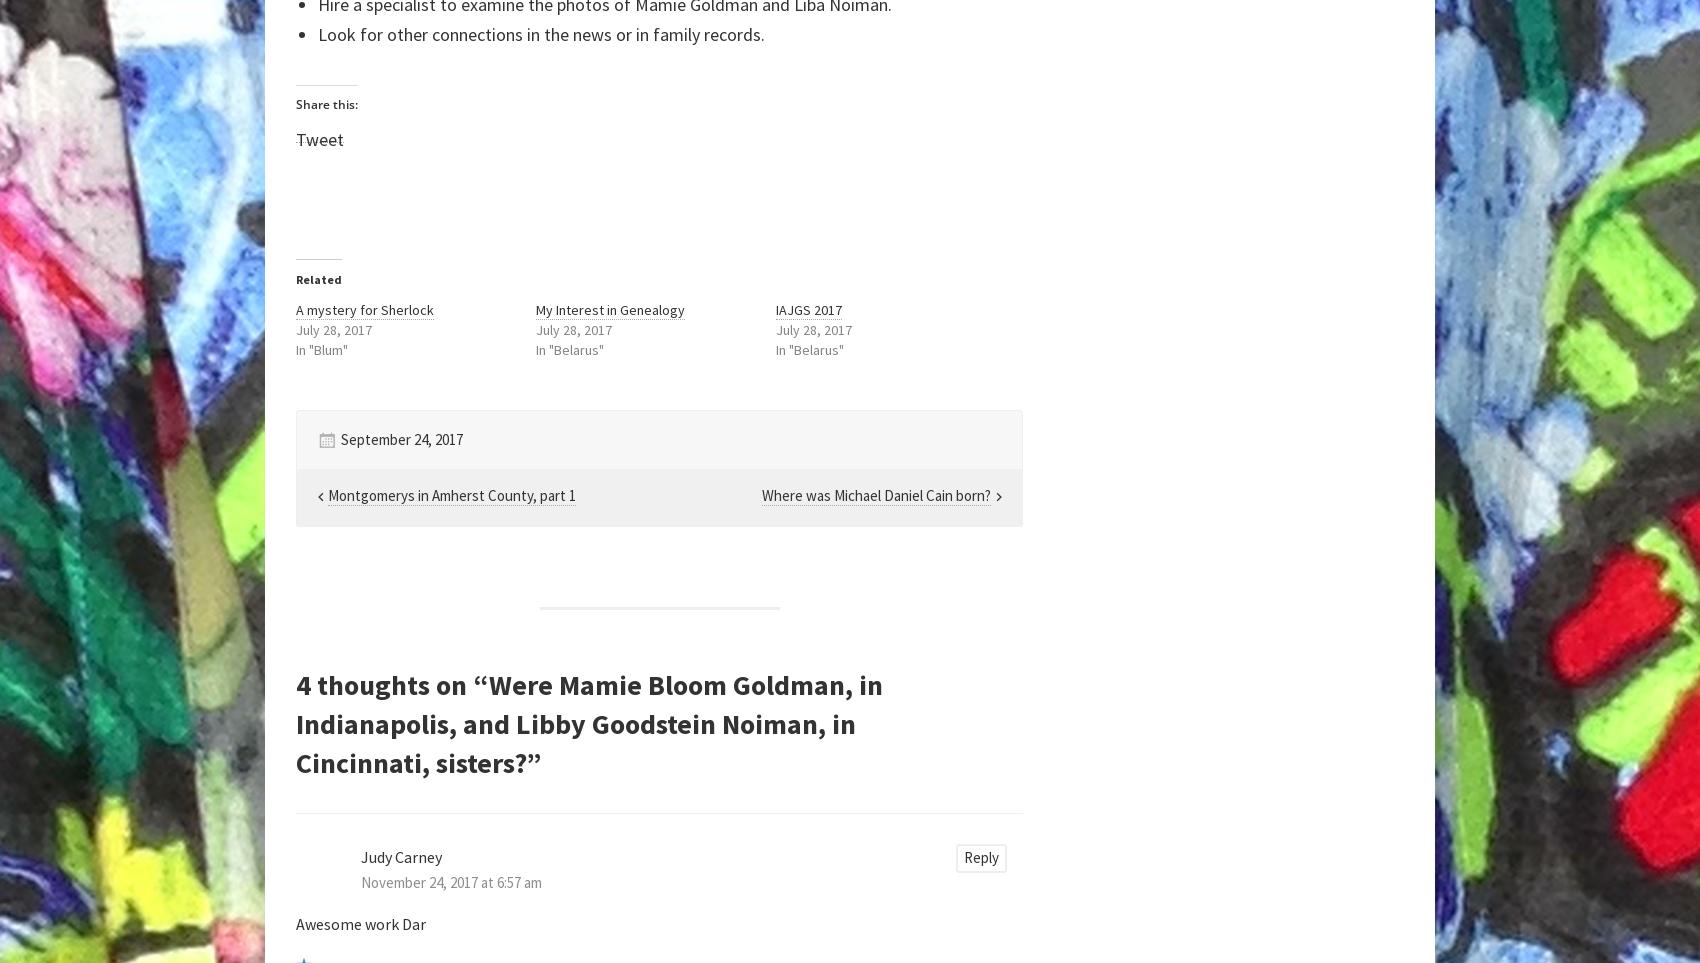  What do you see at coordinates (360, 923) in the screenshot?
I see `'Awesome work Dar'` at bounding box center [360, 923].